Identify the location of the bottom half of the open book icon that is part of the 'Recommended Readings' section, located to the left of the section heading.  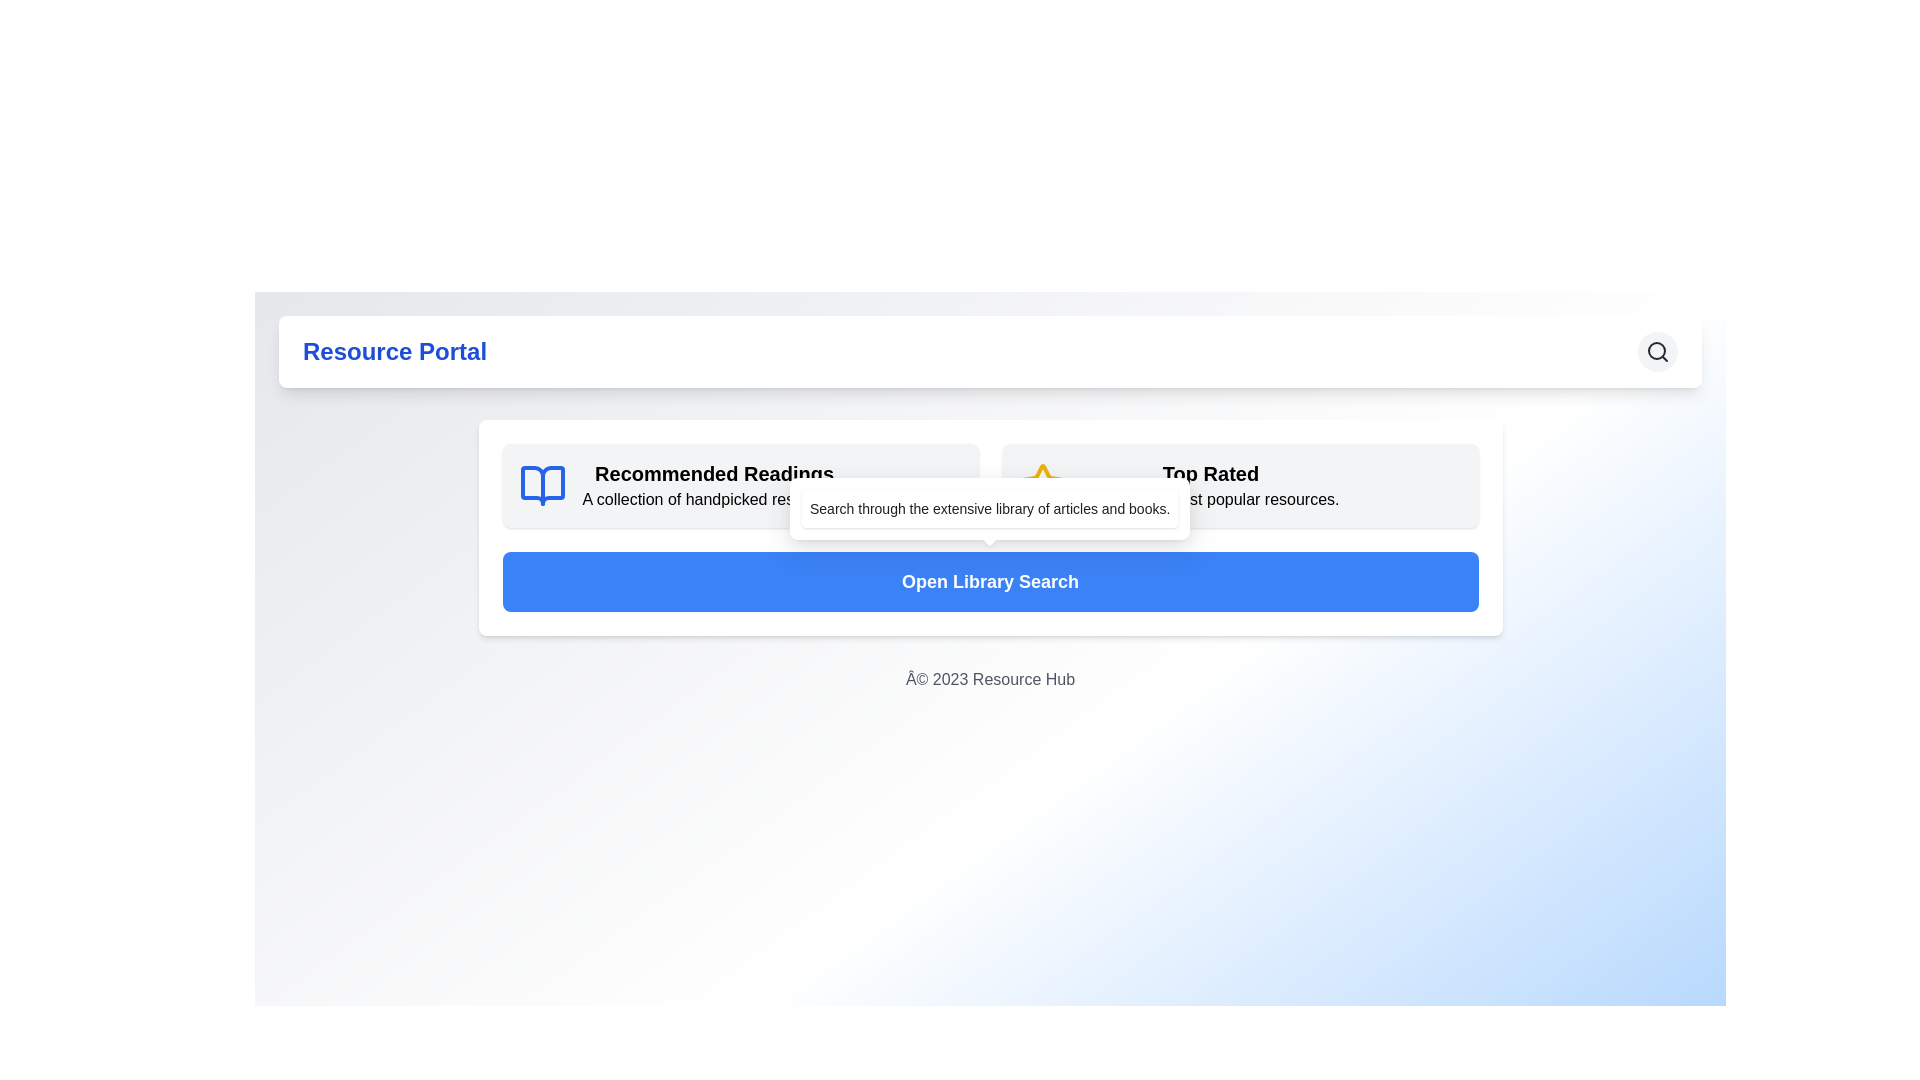
(542, 486).